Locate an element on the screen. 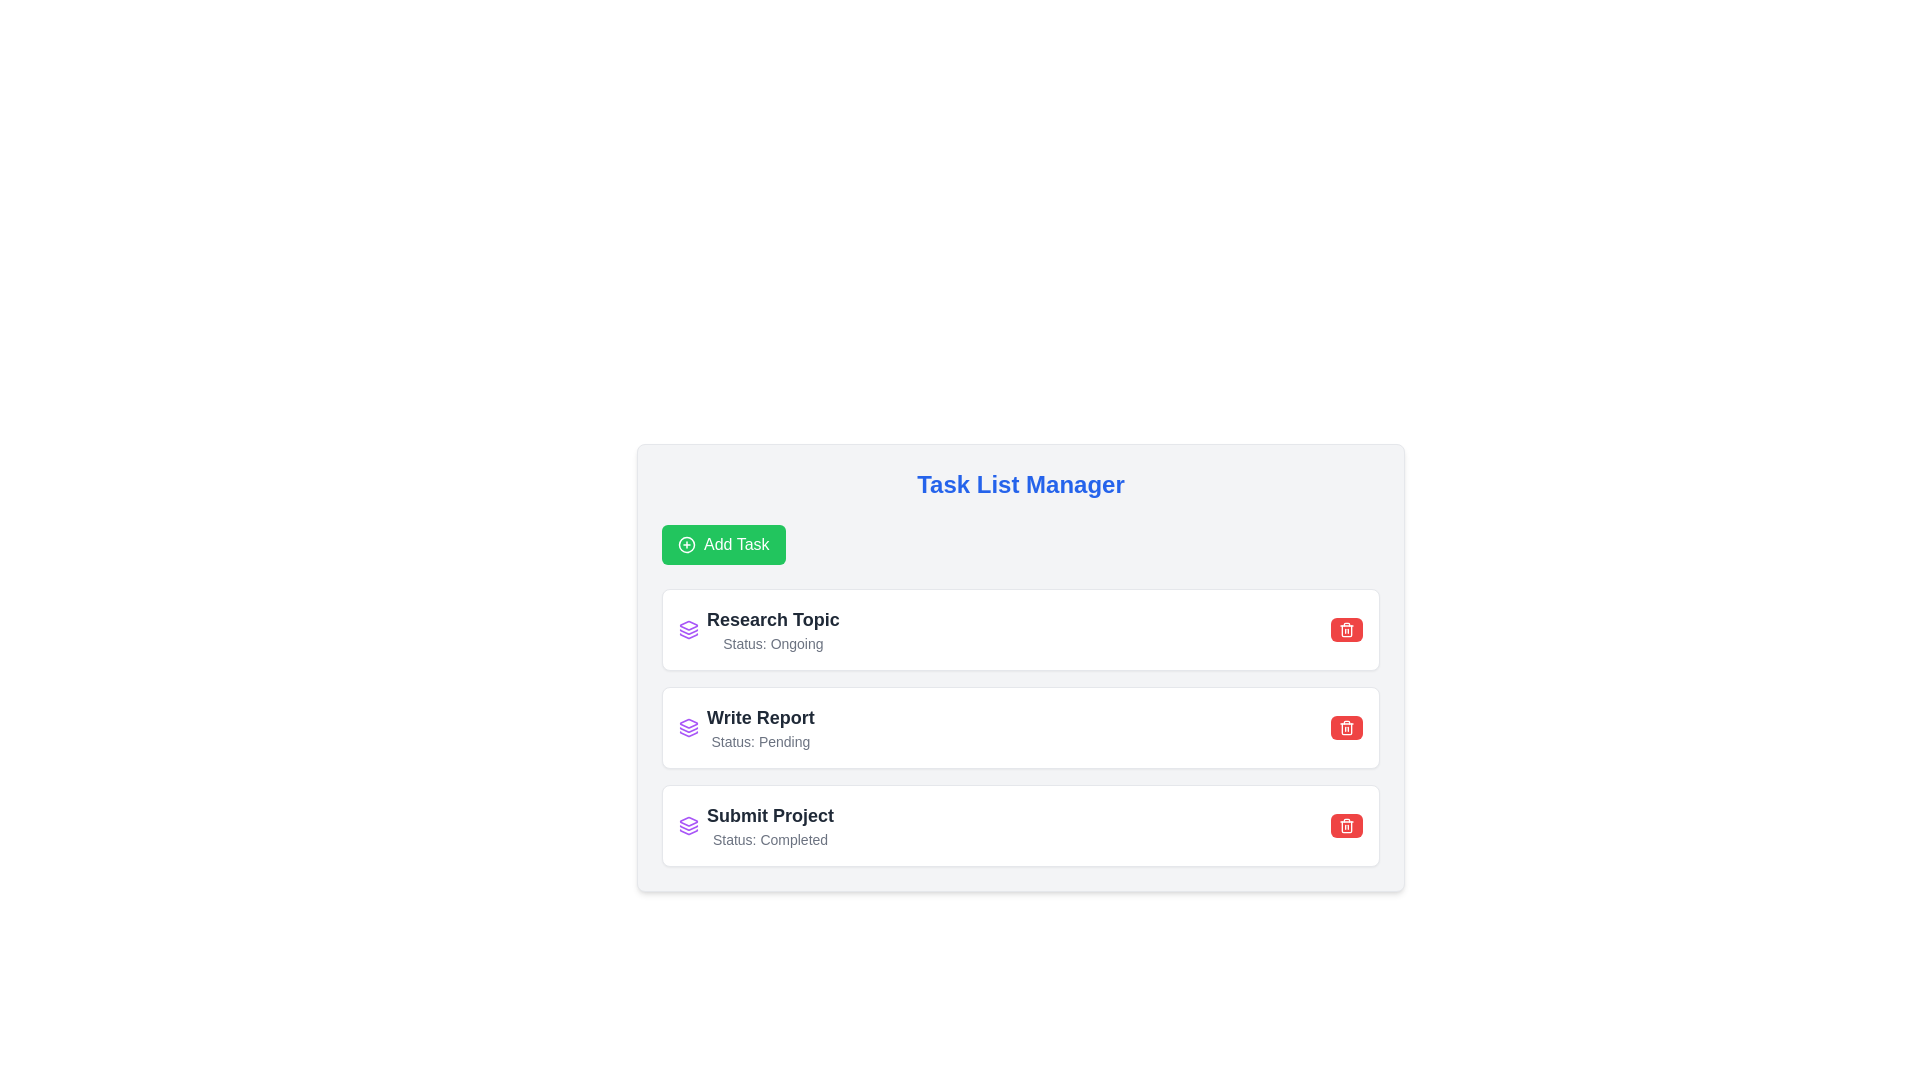 This screenshot has height=1080, width=1920. the icon with a purple outline and rounded edges, located to the left of the 'Submit Project' and 'Status: Completed' labels, within the third card in the task list is located at coordinates (689, 825).